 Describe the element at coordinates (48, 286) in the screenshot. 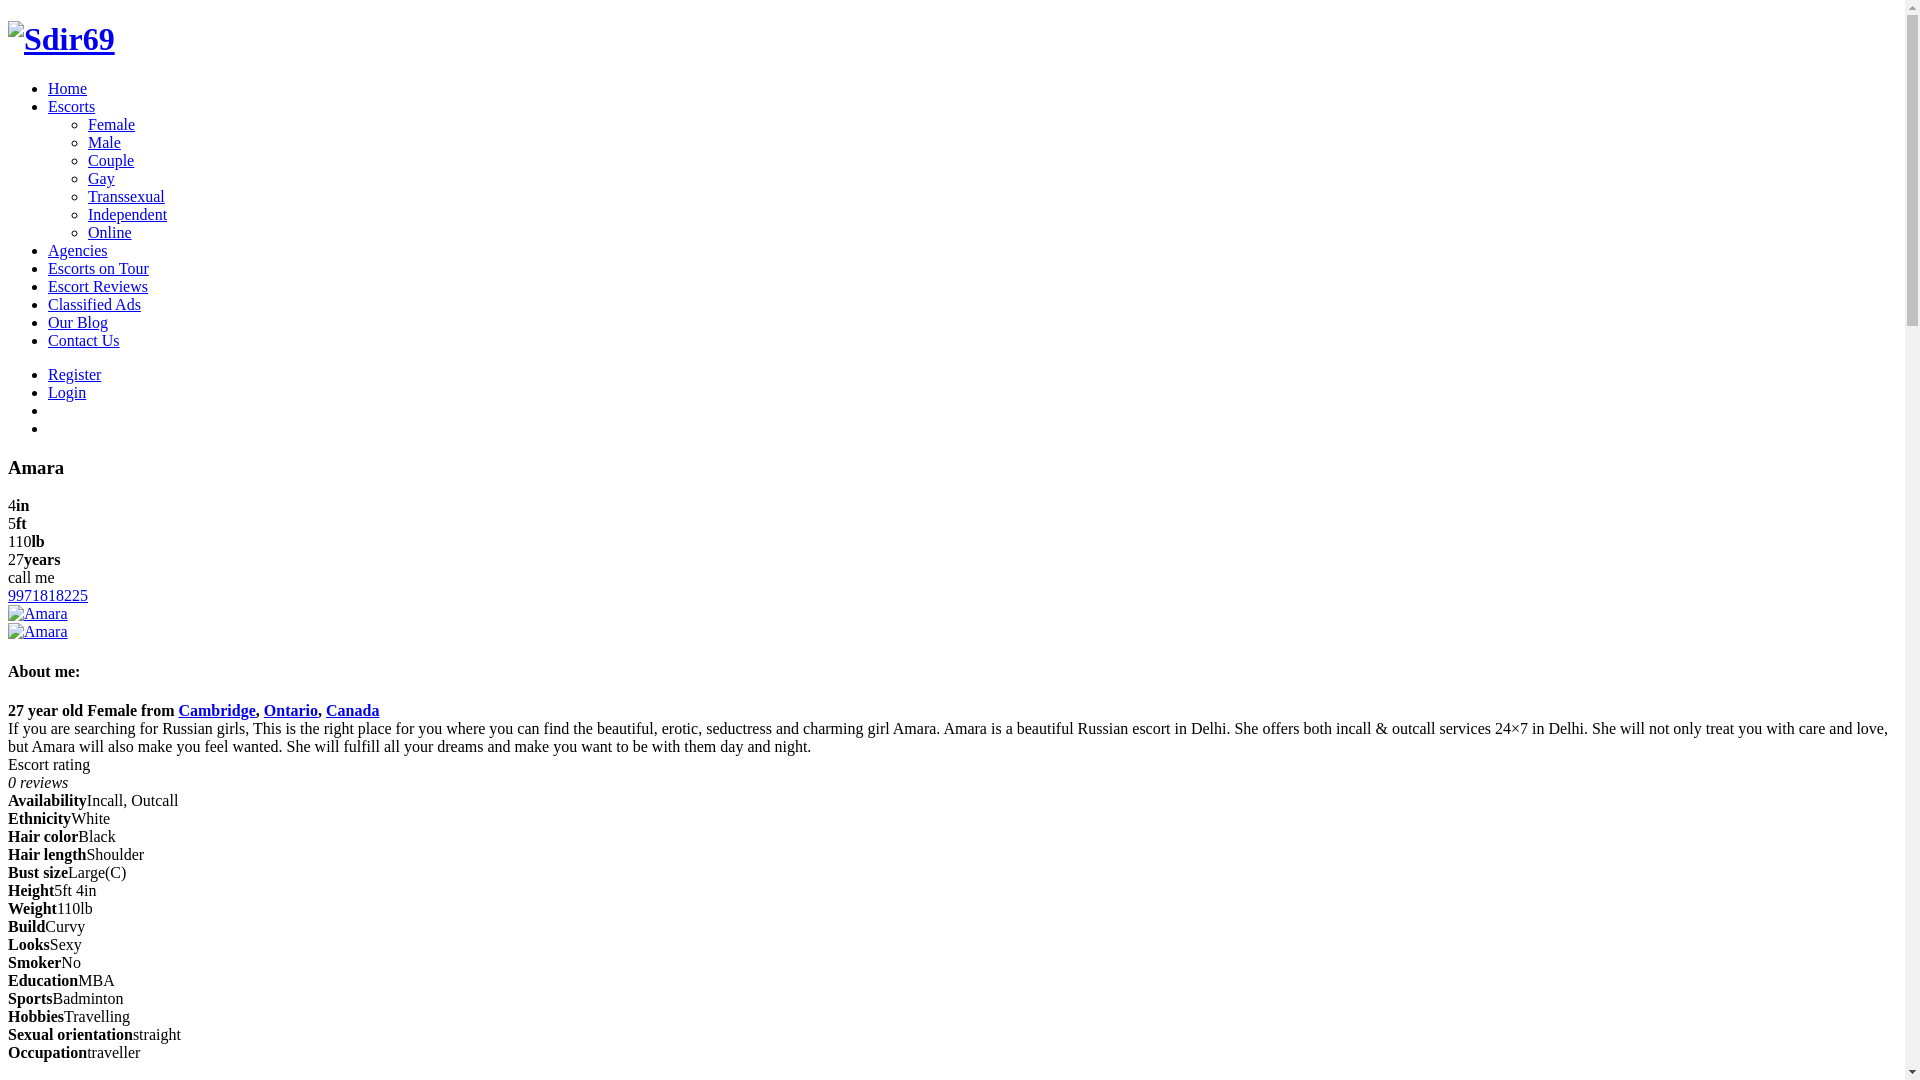

I see `'Escort Reviews'` at that location.